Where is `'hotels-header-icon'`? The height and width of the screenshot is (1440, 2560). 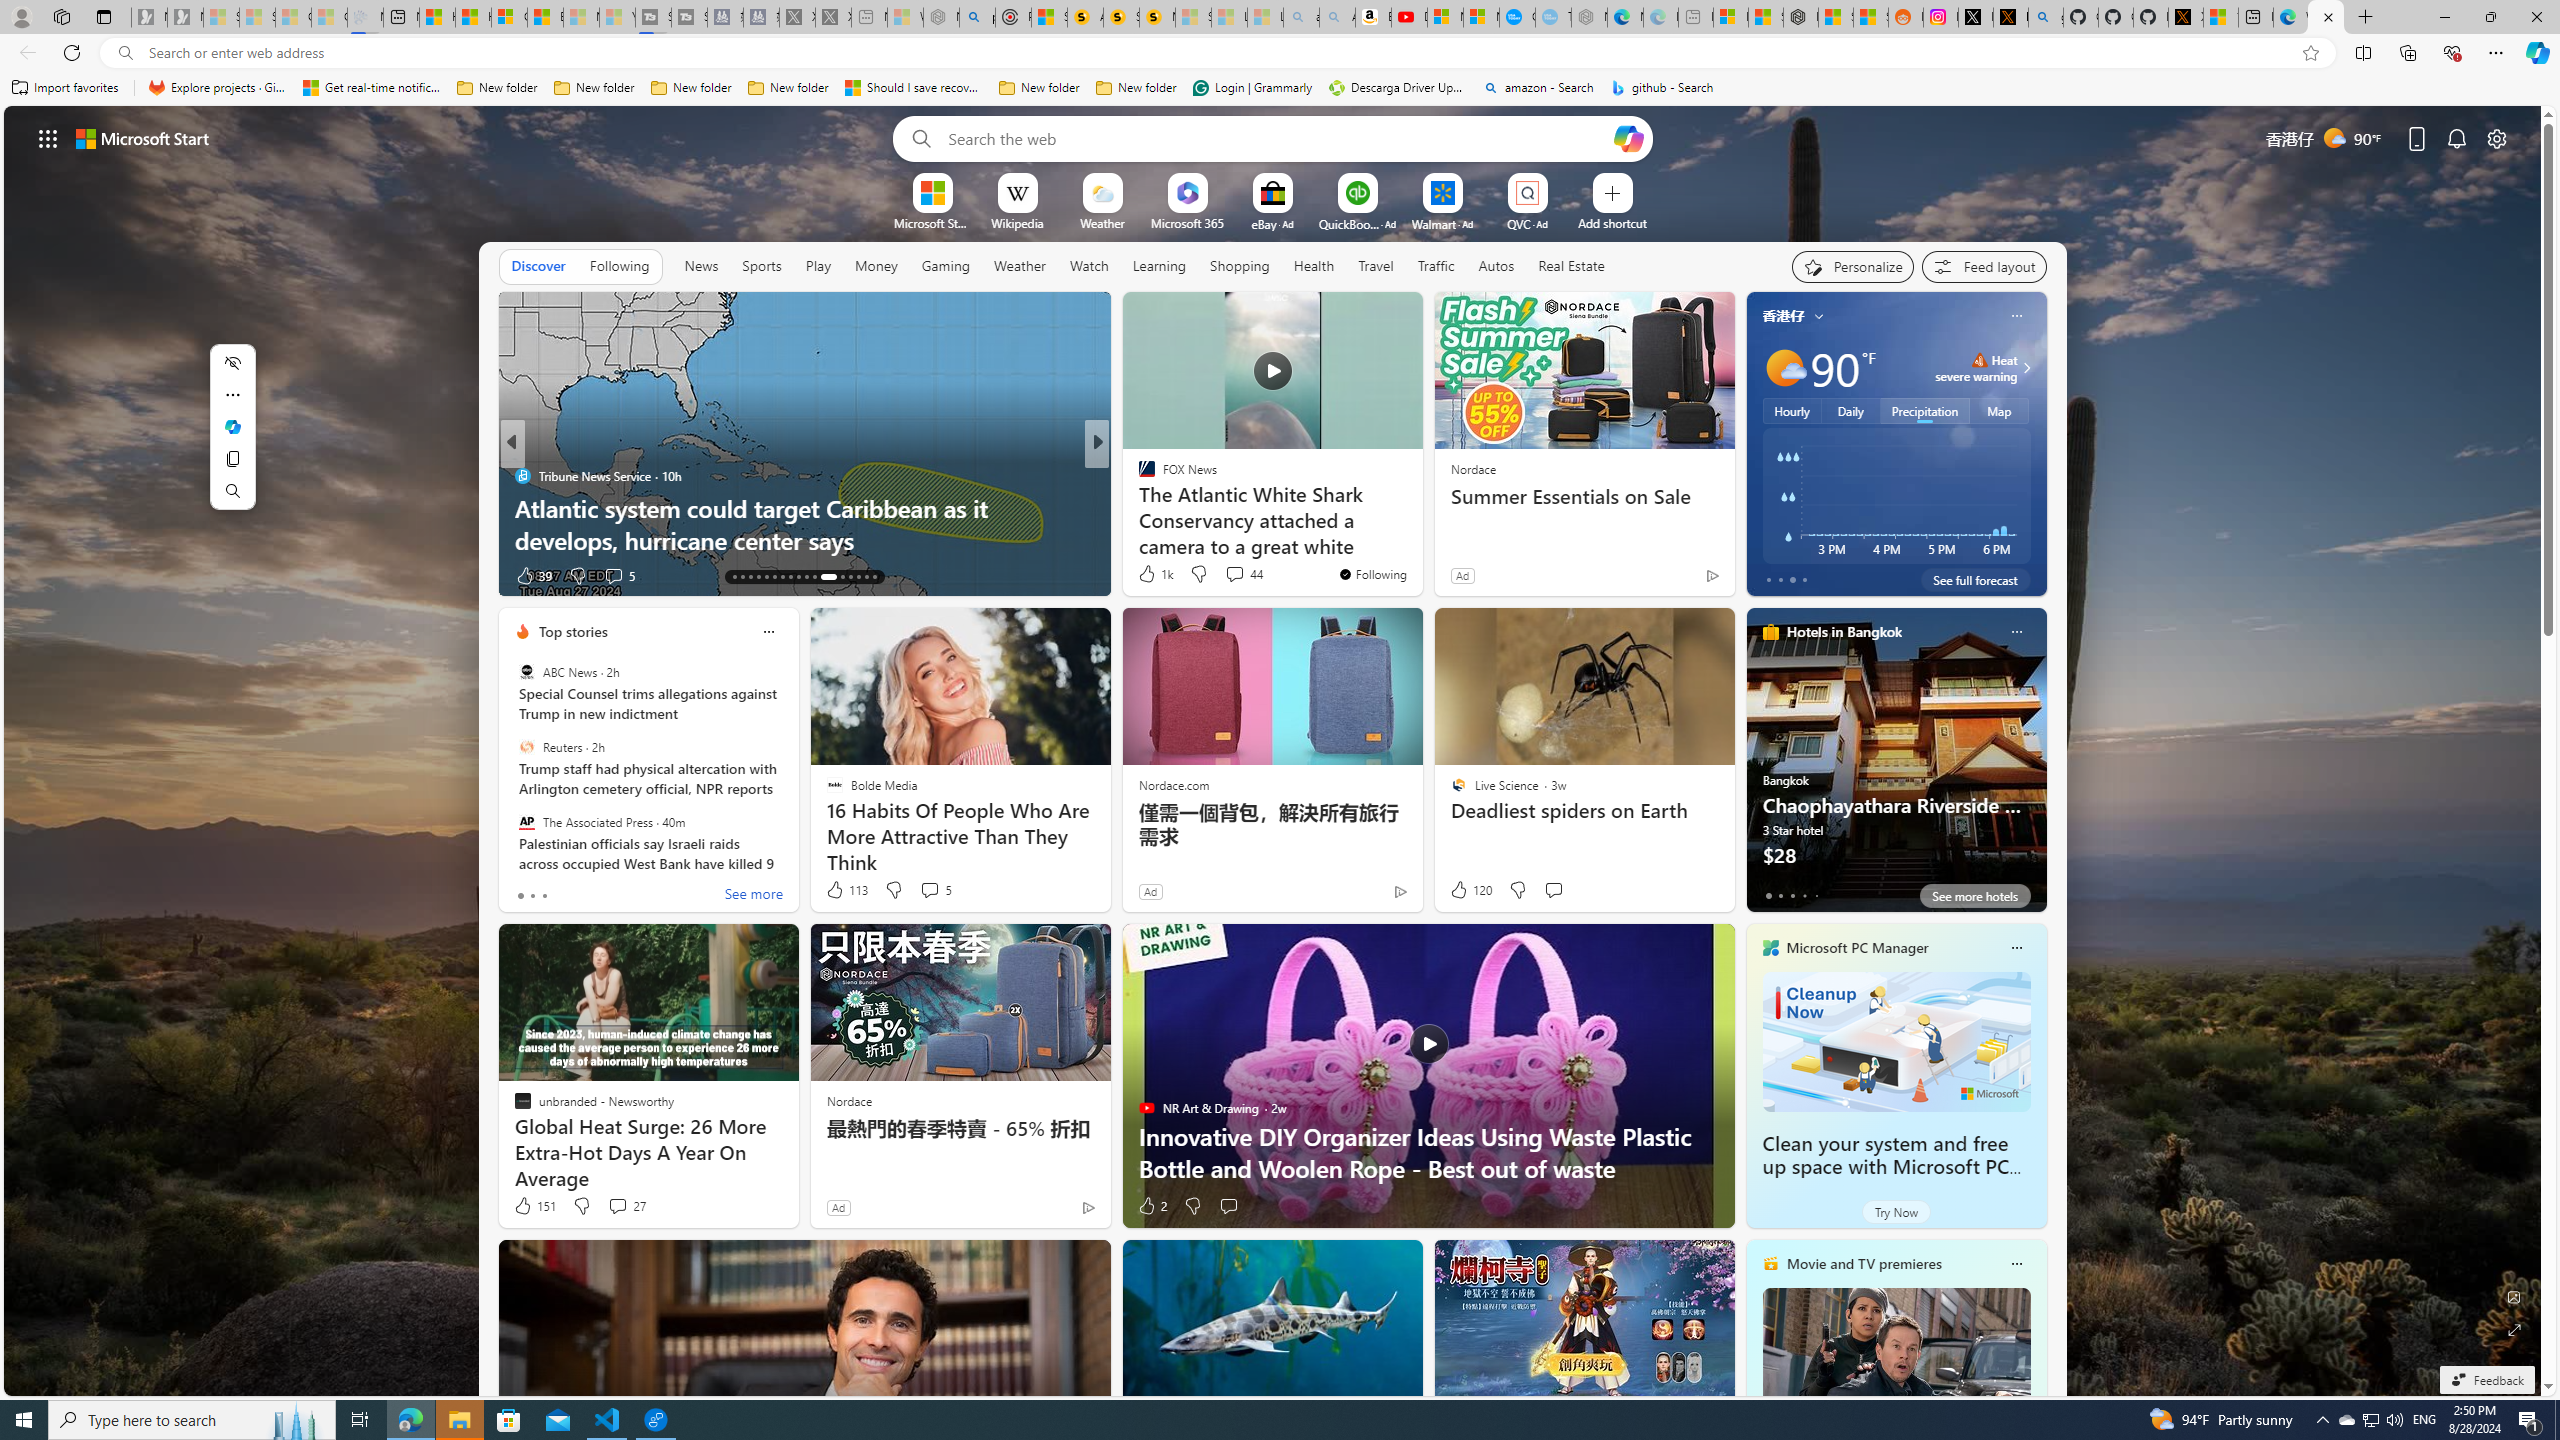
'hotels-header-icon' is located at coordinates (1769, 631).